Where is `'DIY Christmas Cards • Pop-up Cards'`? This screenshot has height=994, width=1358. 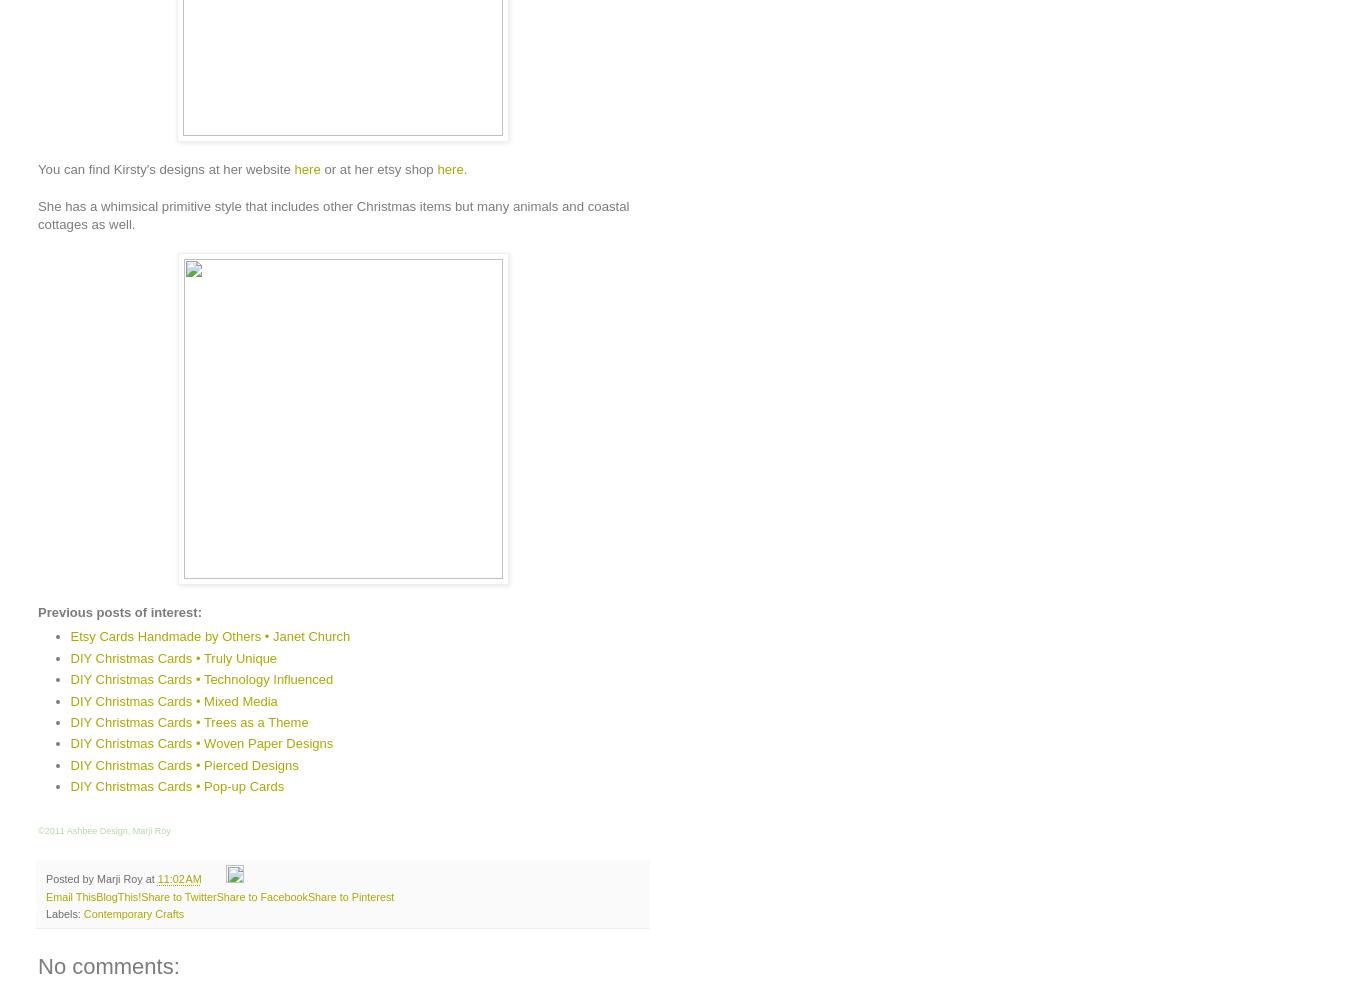 'DIY Christmas Cards • Pop-up Cards' is located at coordinates (176, 786).